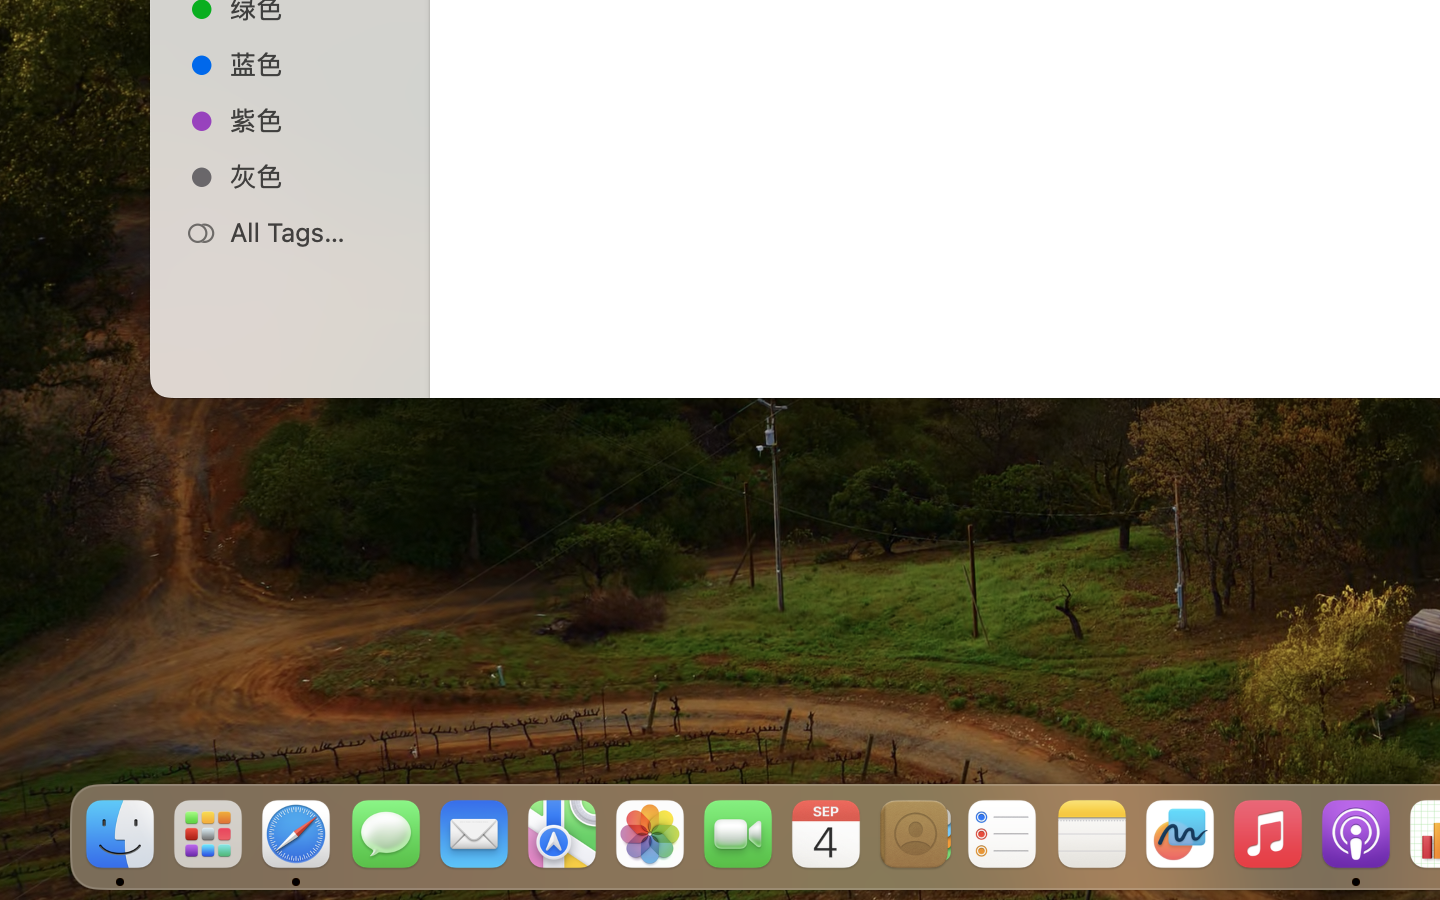 The image size is (1440, 900). I want to click on '灰色', so click(311, 176).